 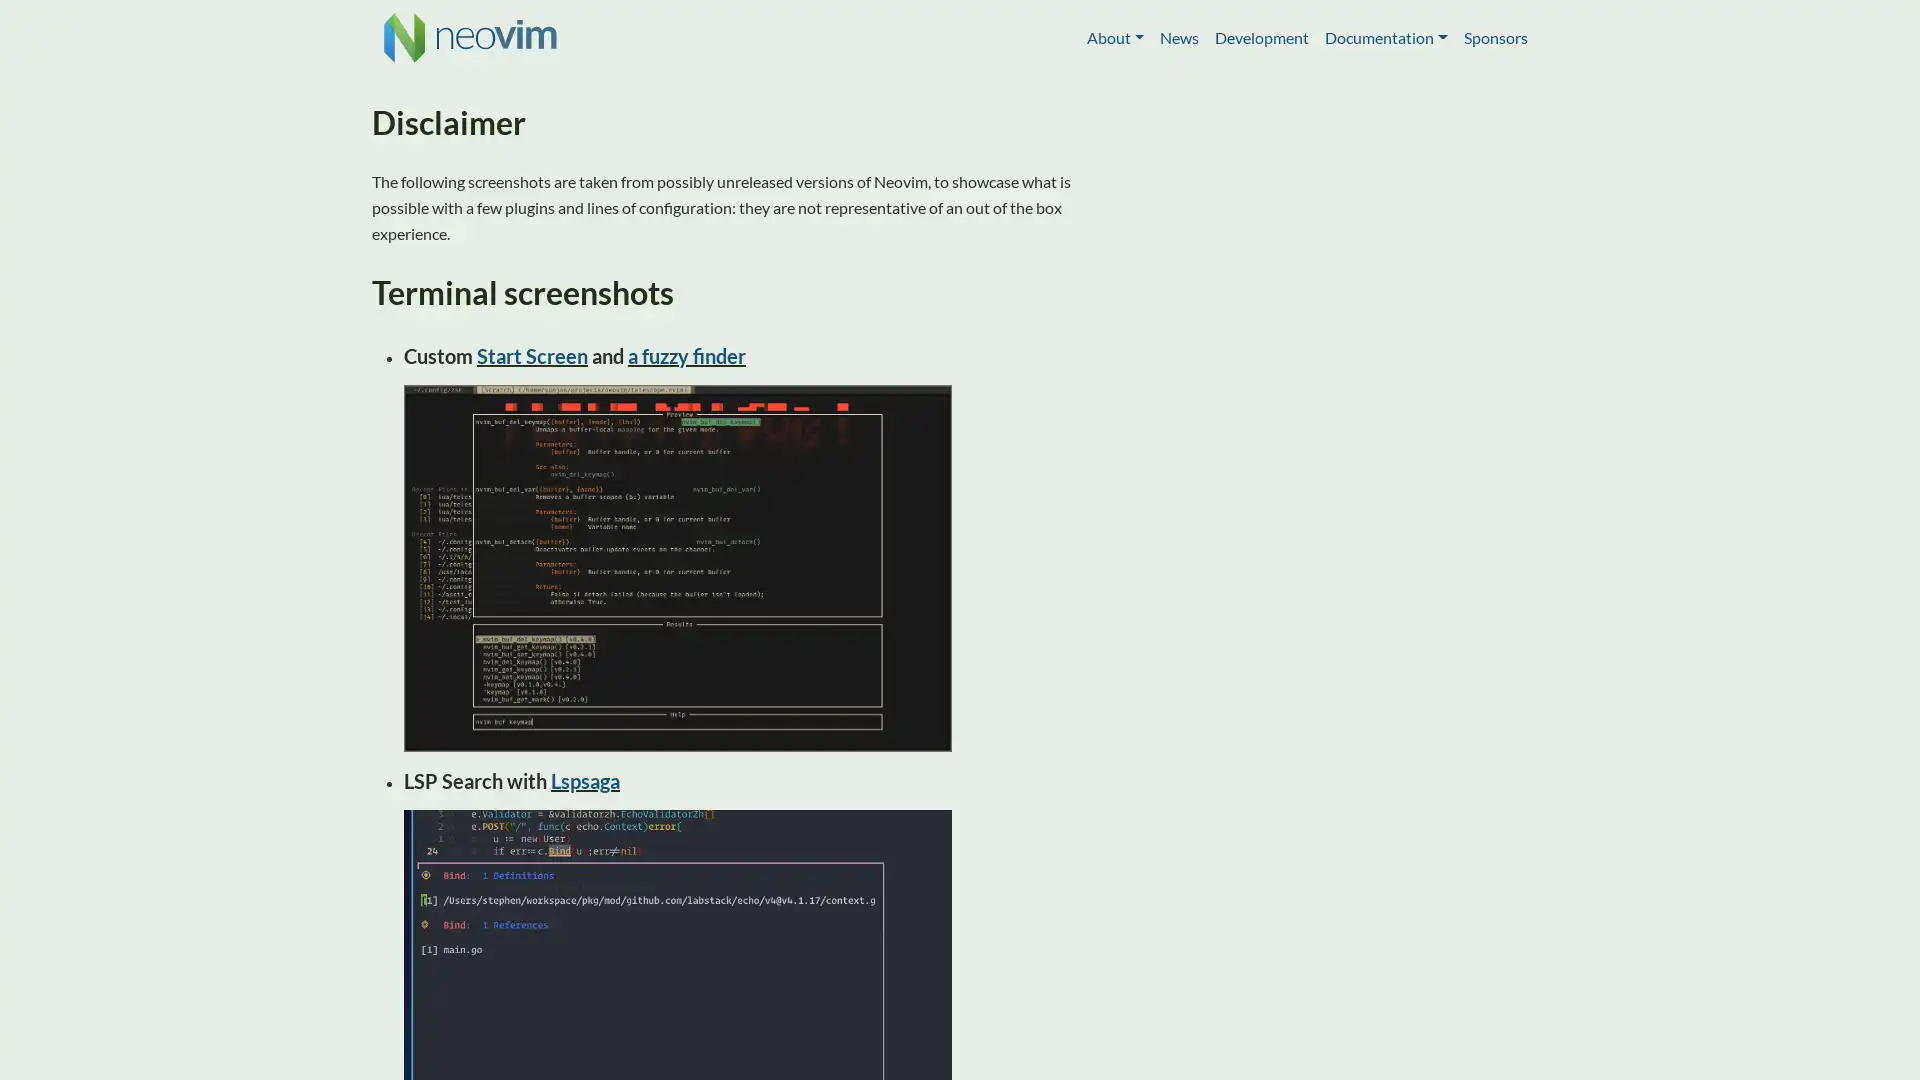 I want to click on Documentation, so click(x=1385, y=37).